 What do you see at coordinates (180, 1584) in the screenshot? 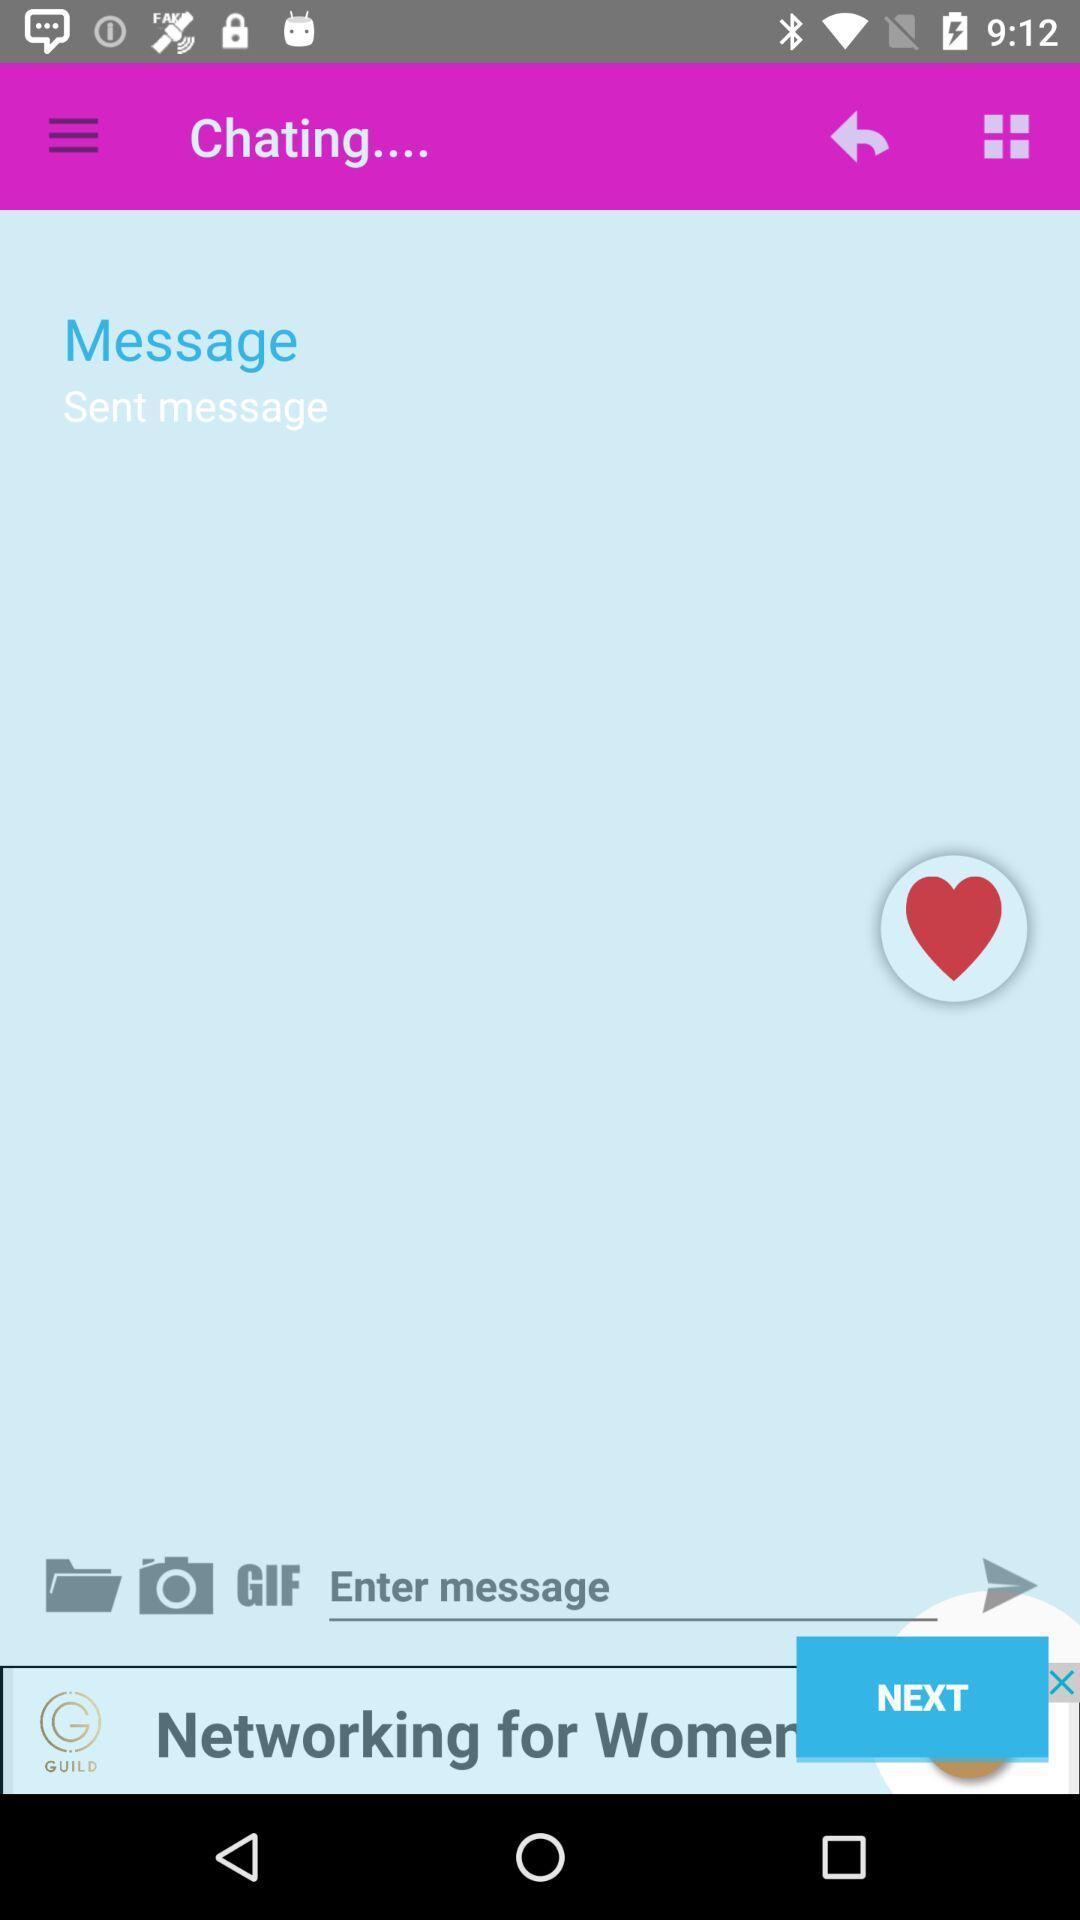
I see `the photo icon` at bounding box center [180, 1584].